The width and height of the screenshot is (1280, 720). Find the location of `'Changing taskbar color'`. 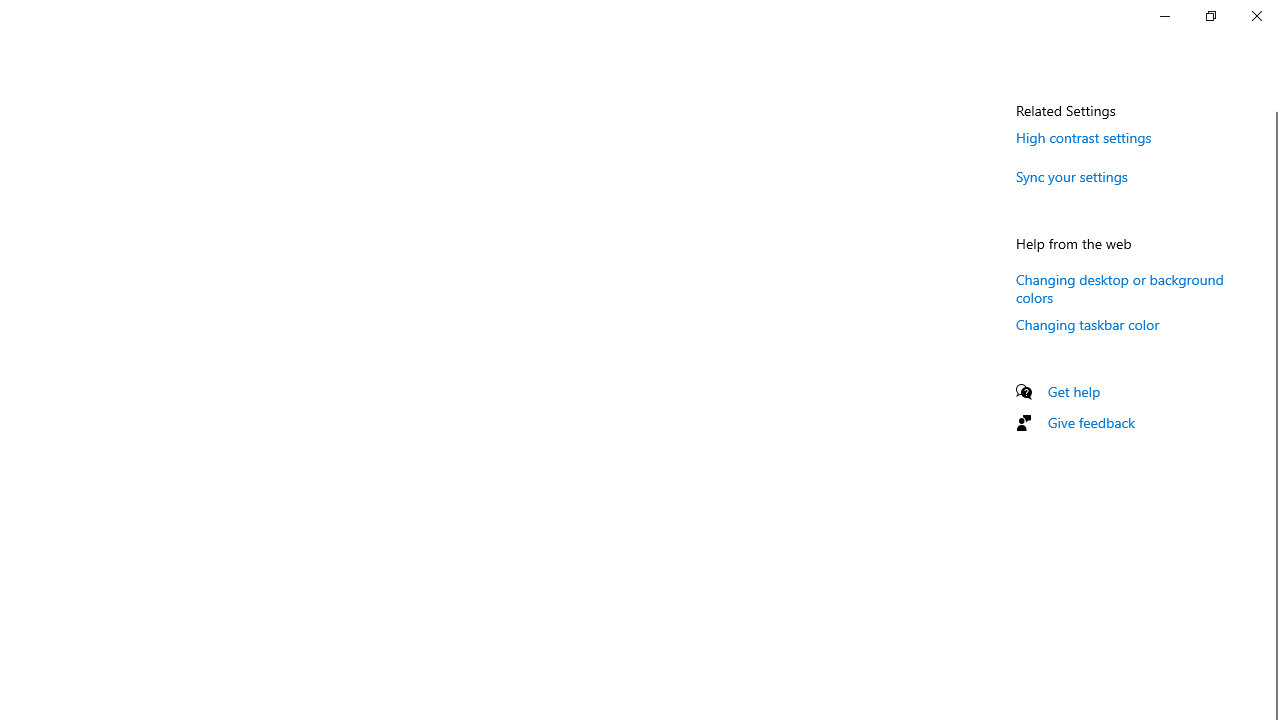

'Changing taskbar color' is located at coordinates (1087, 323).